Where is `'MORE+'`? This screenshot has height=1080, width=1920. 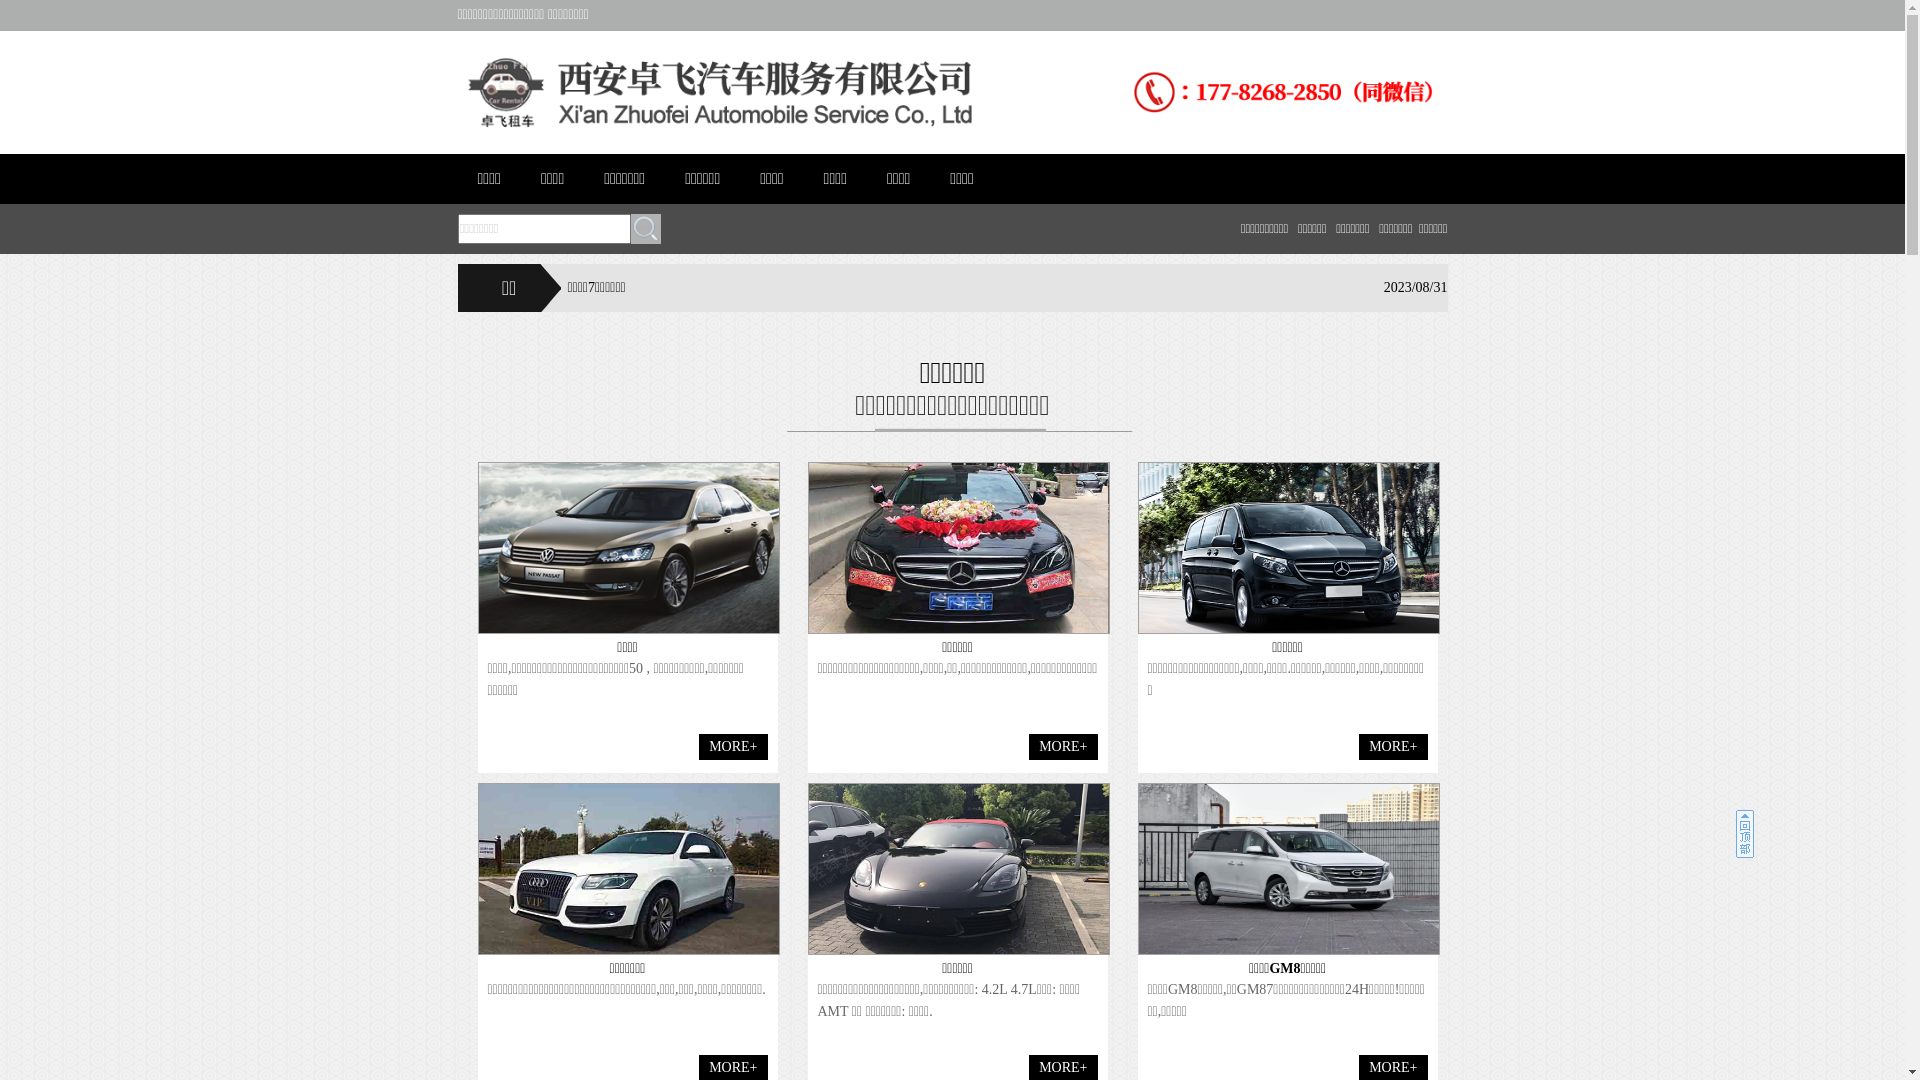
'MORE+' is located at coordinates (732, 747).